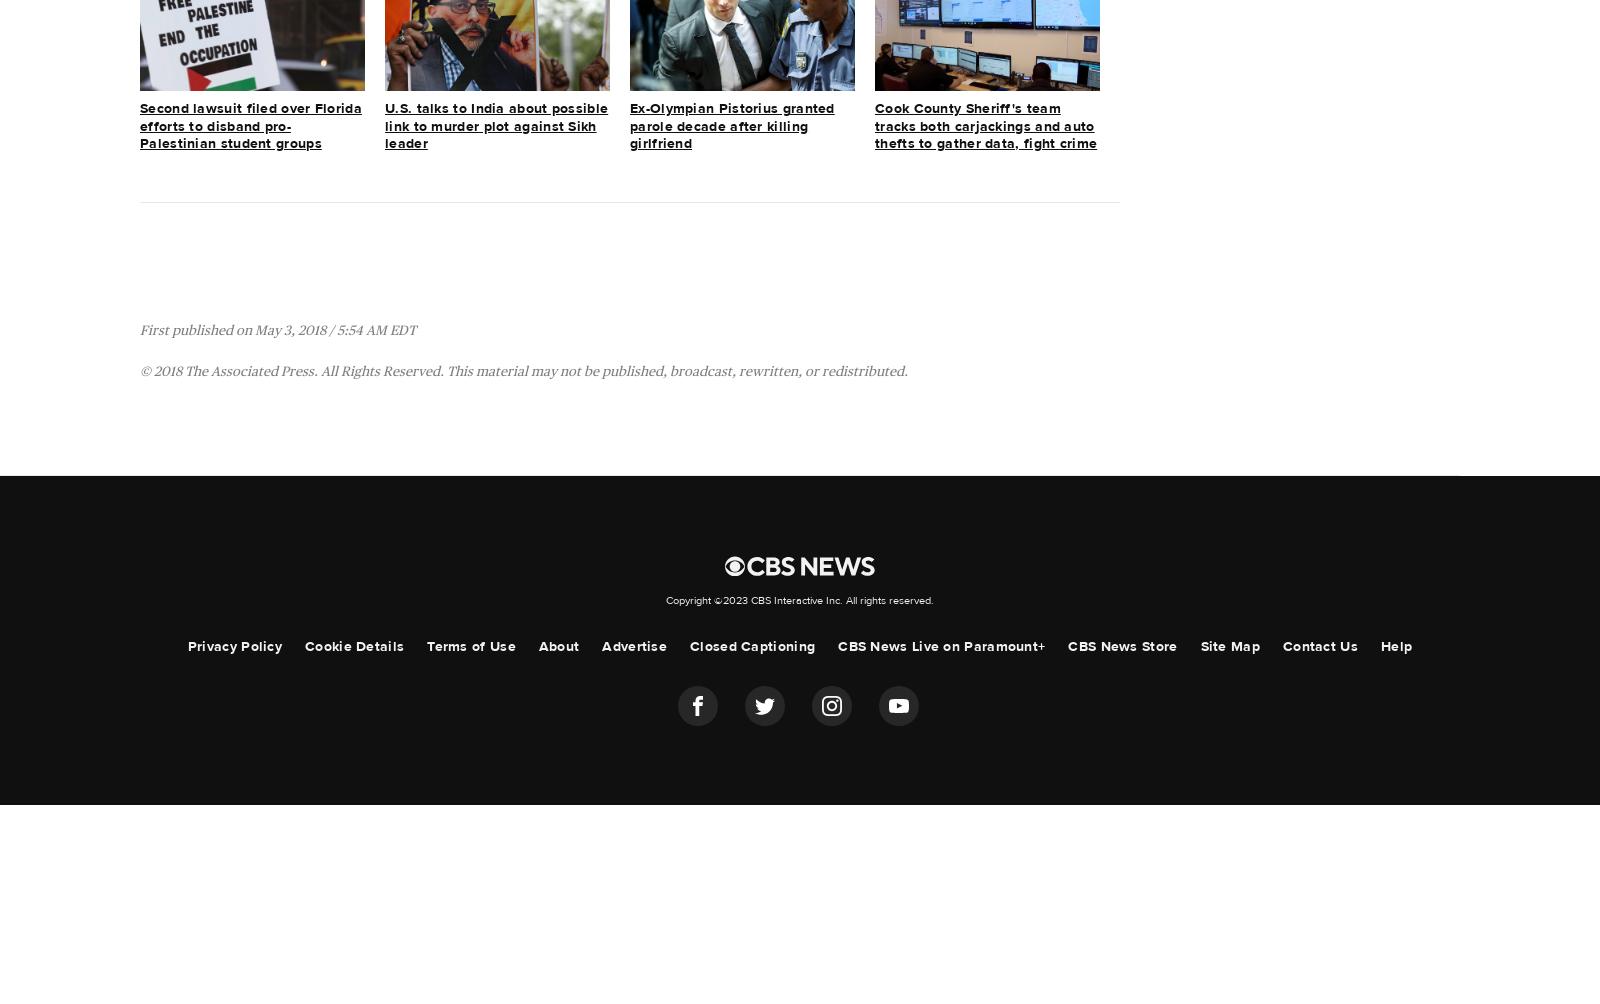 This screenshot has height=1004, width=1600. Describe the element at coordinates (800, 599) in the screenshot. I see `'Copyright ©2023 CBS Interactive Inc. All rights reserved.'` at that location.